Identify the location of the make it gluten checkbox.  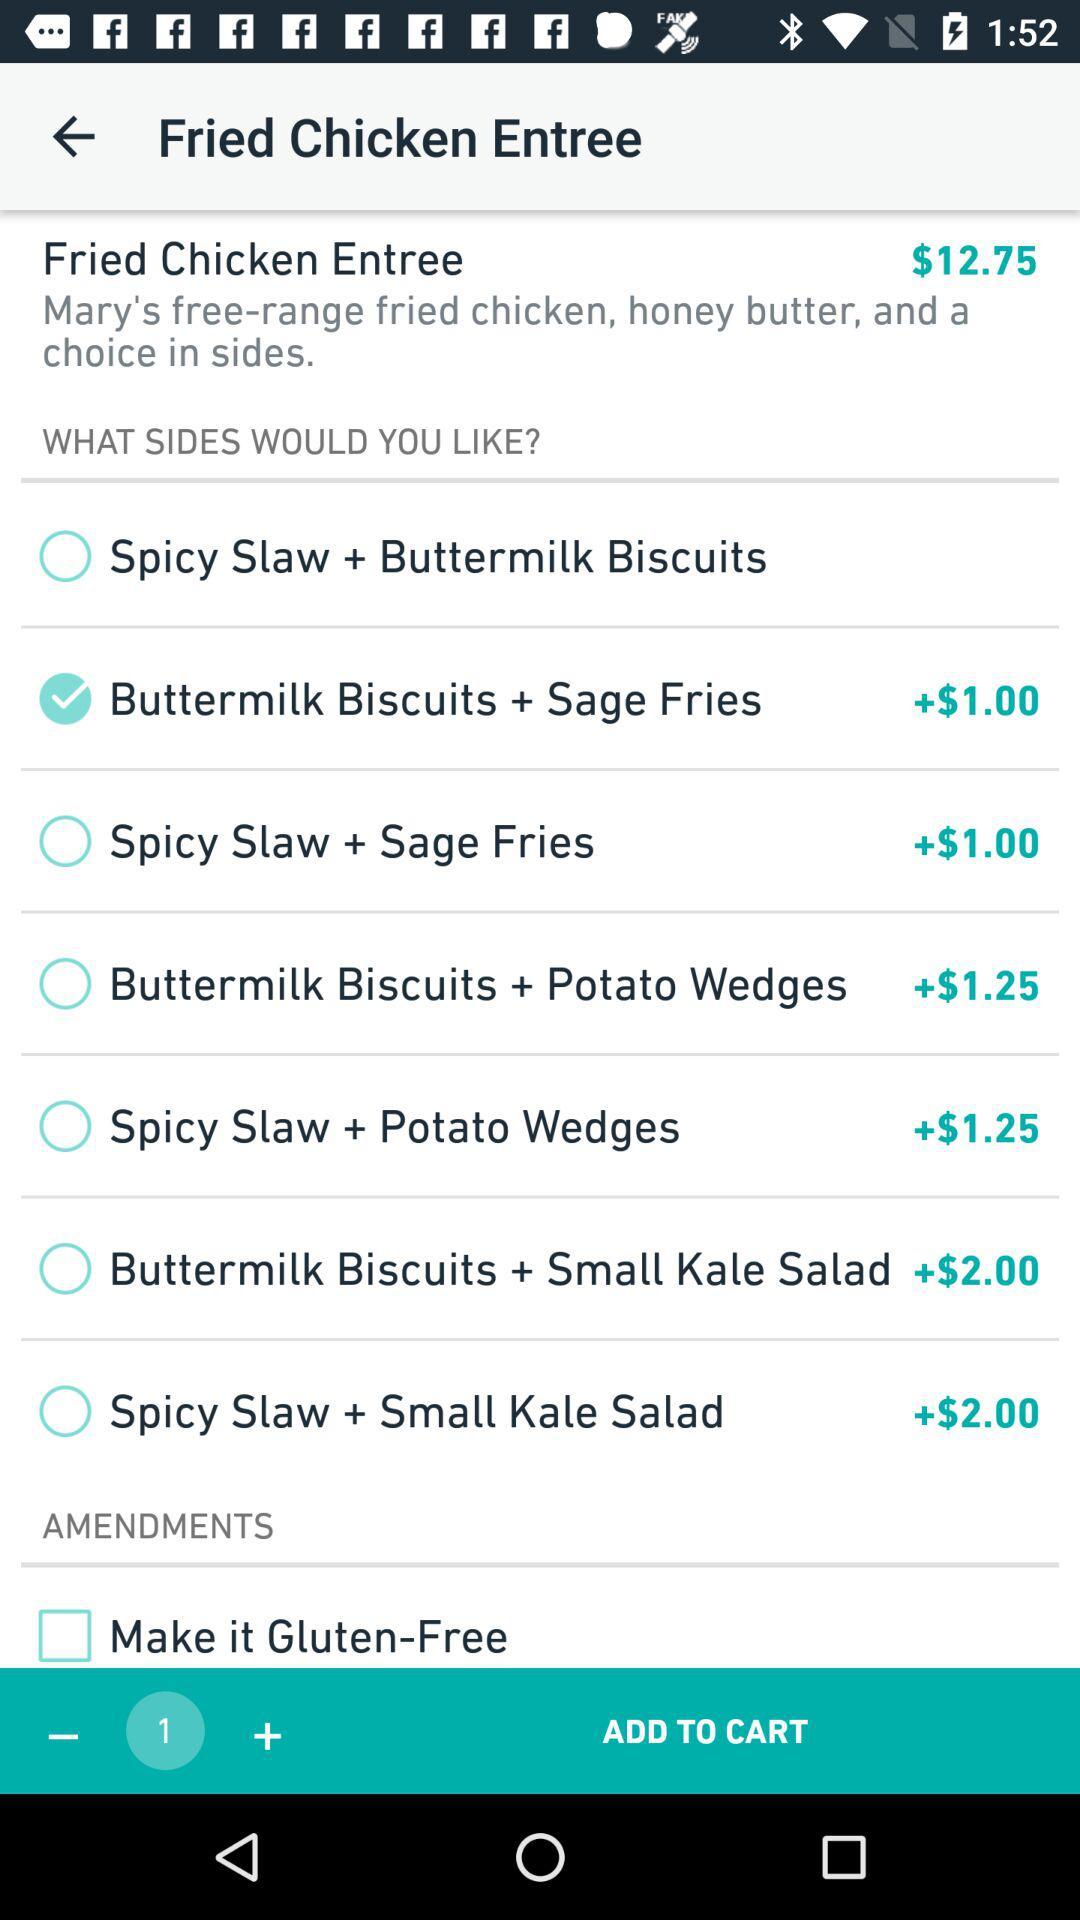
(263, 1635).